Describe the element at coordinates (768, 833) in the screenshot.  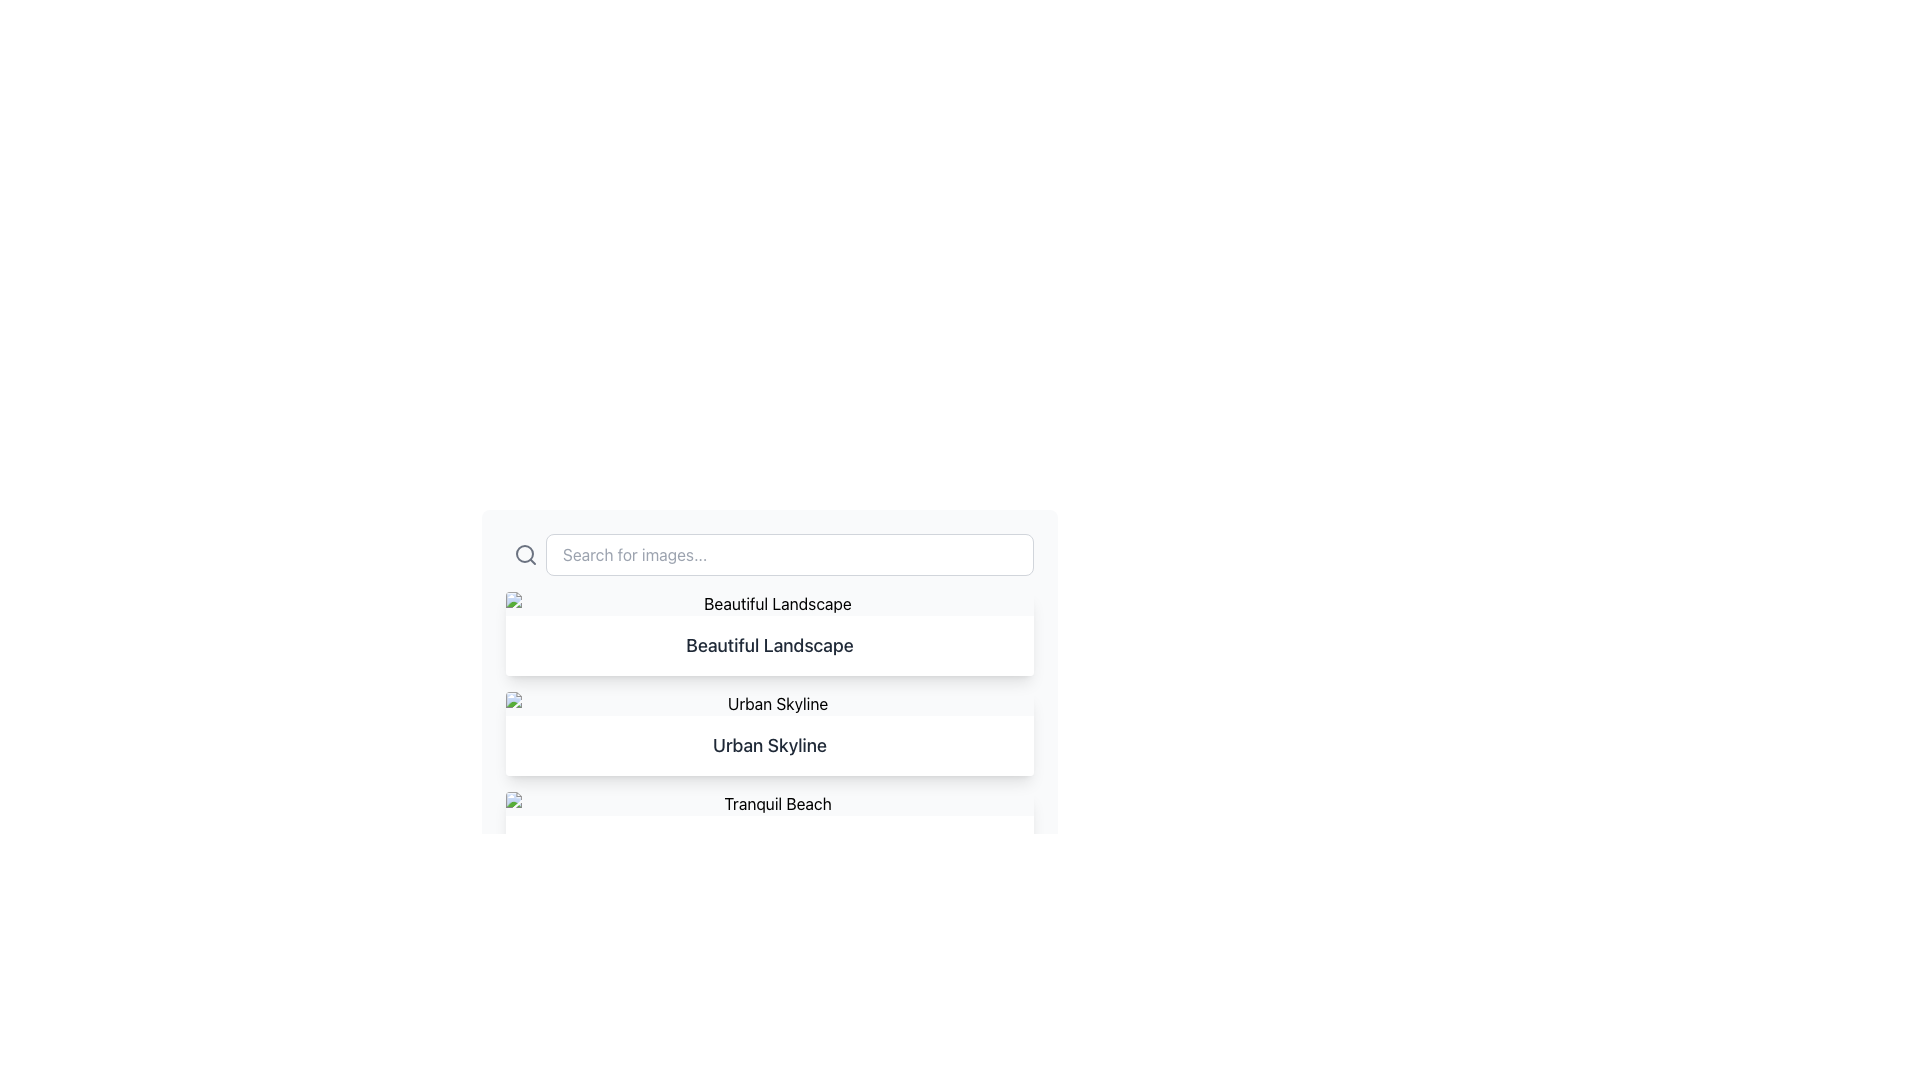
I see `the third card in the vertical grid layout` at that location.